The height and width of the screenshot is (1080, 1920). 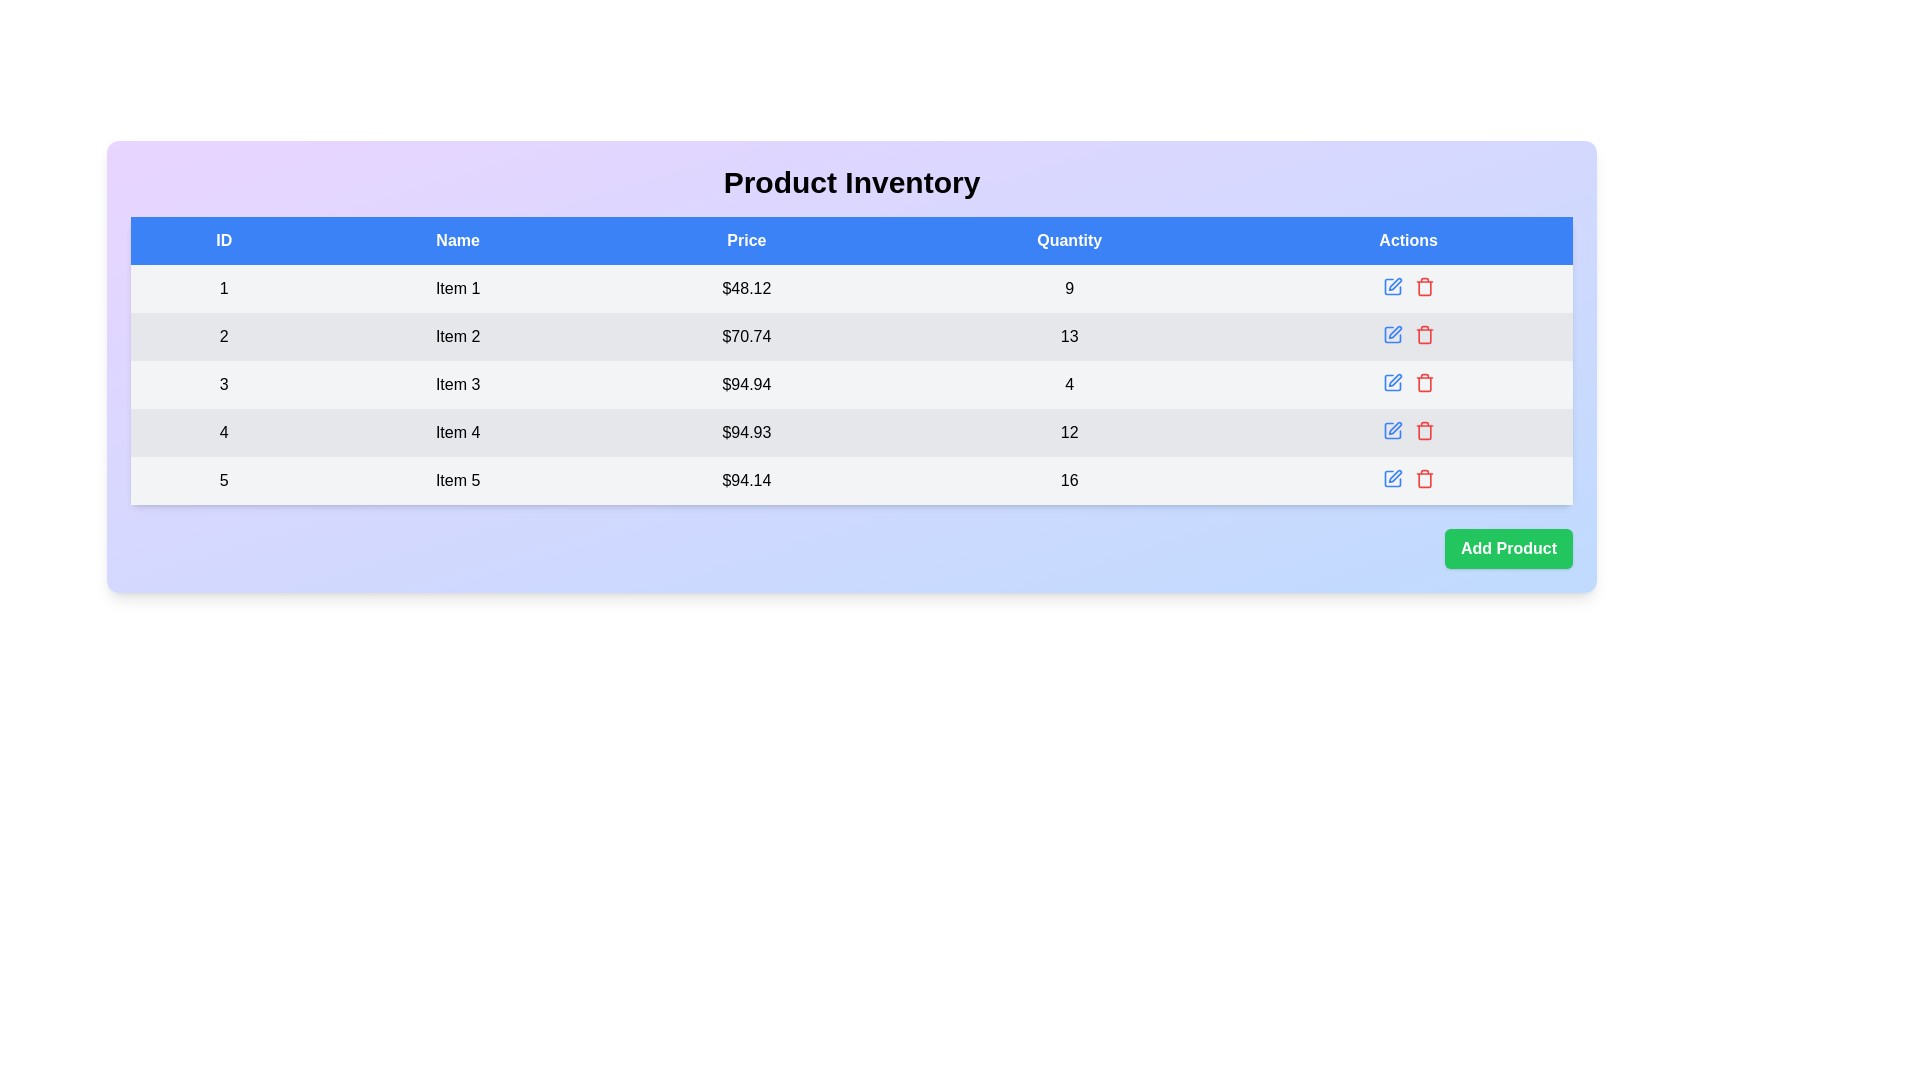 I want to click on the static label text indicating the 'Price' column in the table header, which is the third item from the left after 'ID' and 'Name', so click(x=745, y=239).